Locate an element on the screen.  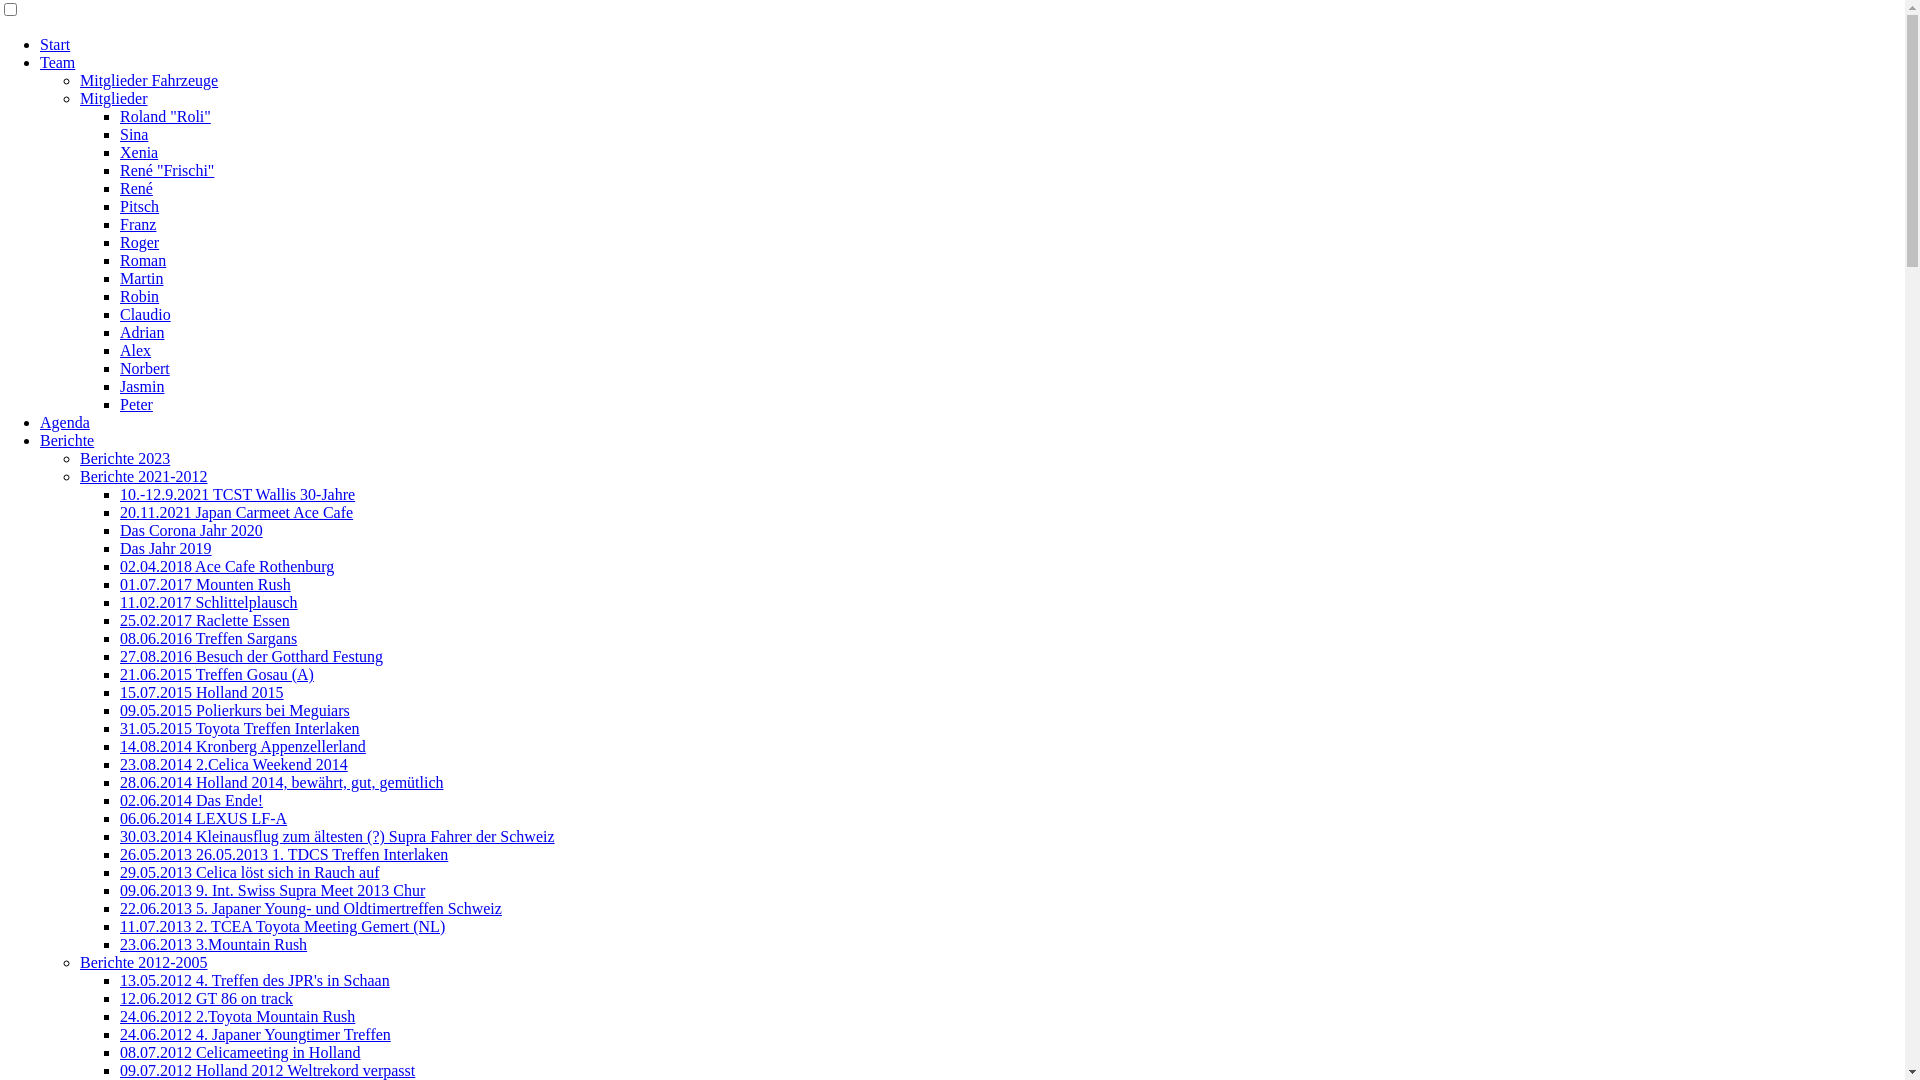
'27.08.2016 Besuch der Gotthard Festung' is located at coordinates (250, 656).